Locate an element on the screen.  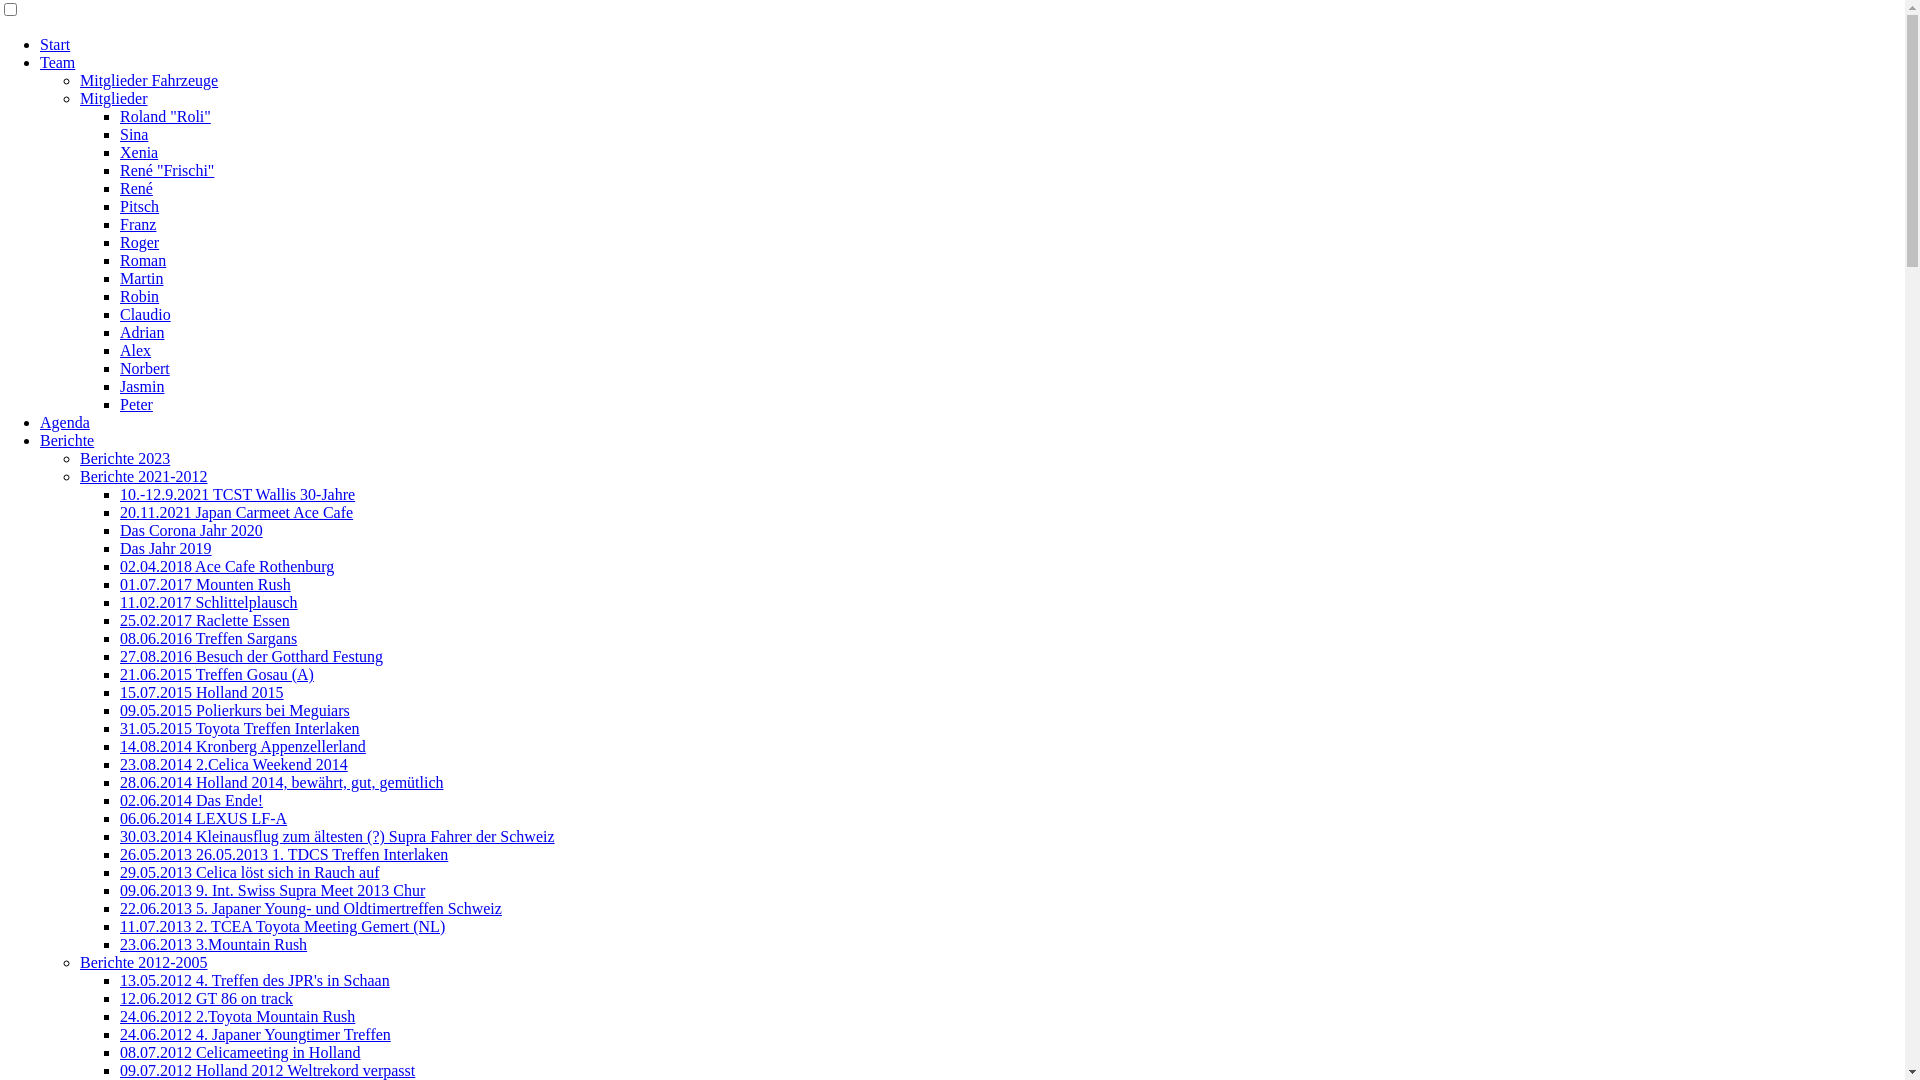
'27.08.2016 Besuch der Gotthard Festung' is located at coordinates (250, 656).